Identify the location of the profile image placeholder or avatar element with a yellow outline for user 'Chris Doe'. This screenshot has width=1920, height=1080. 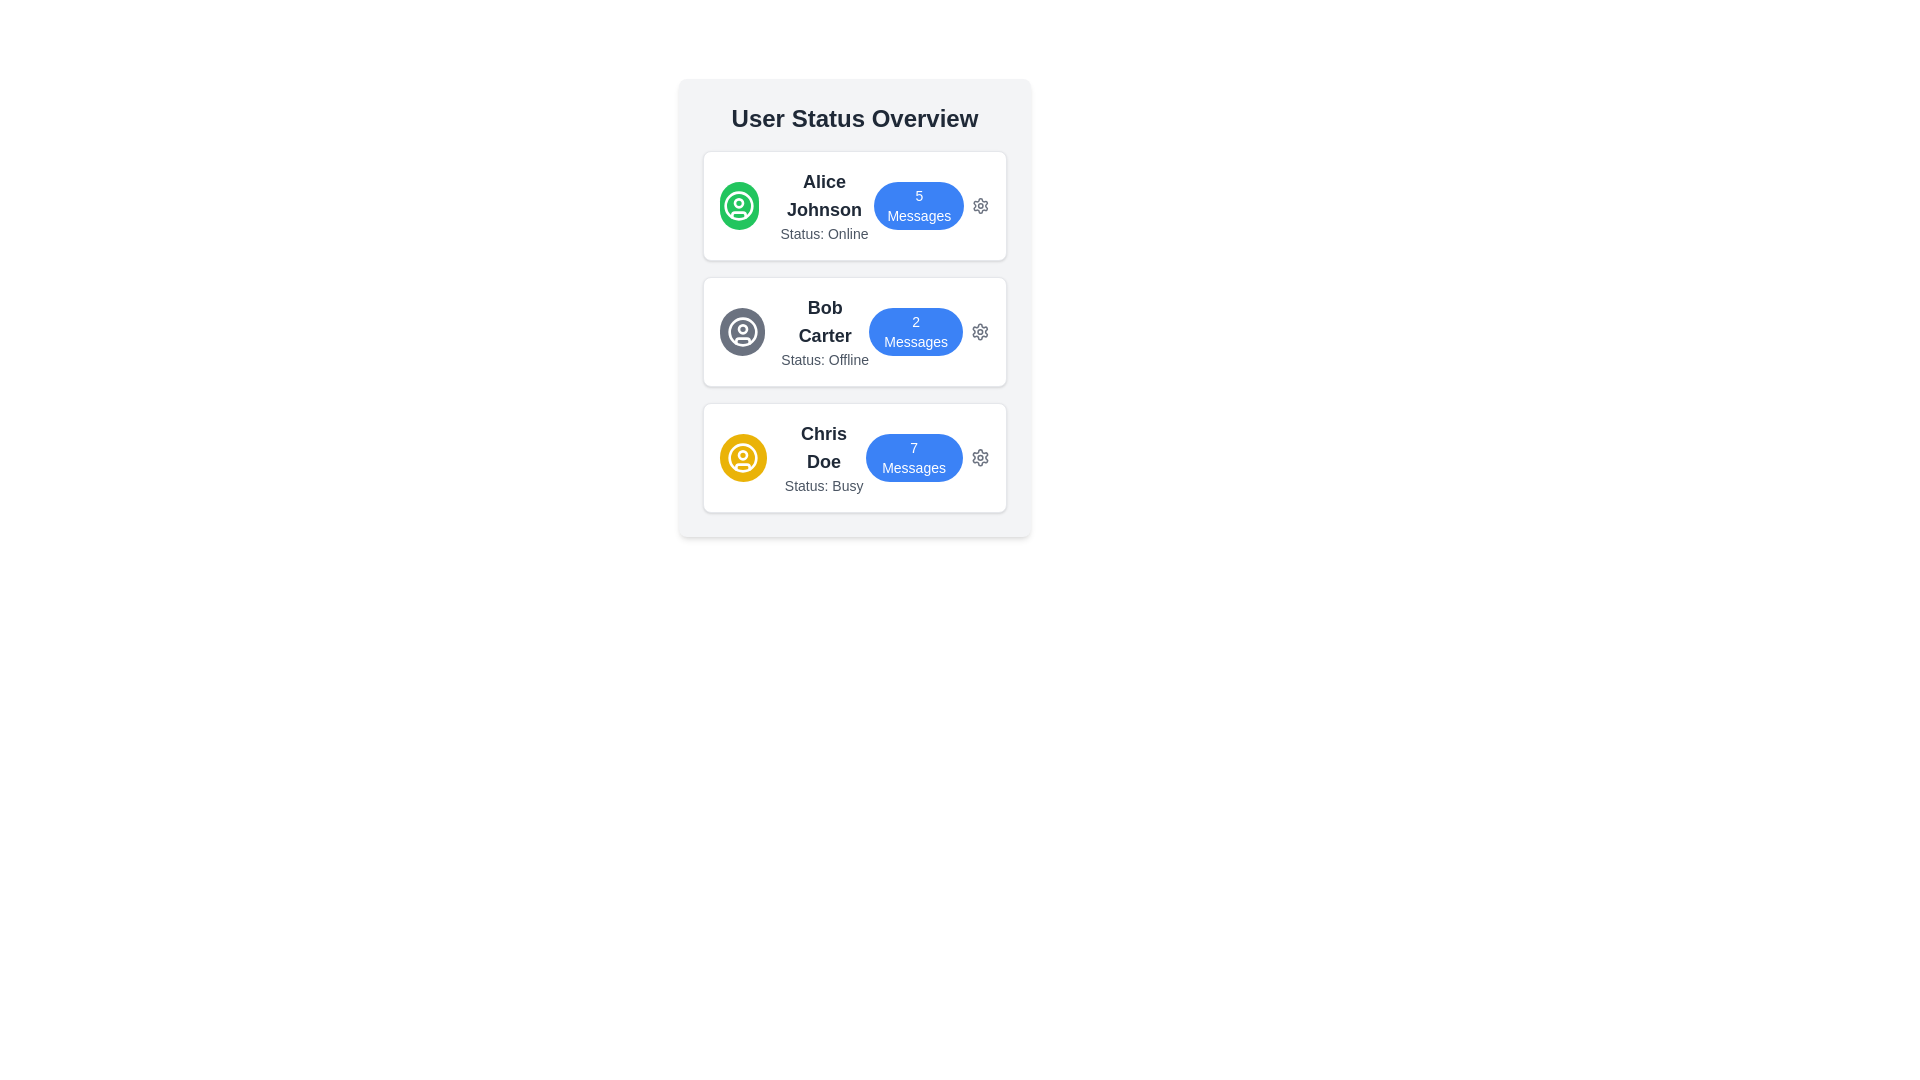
(742, 458).